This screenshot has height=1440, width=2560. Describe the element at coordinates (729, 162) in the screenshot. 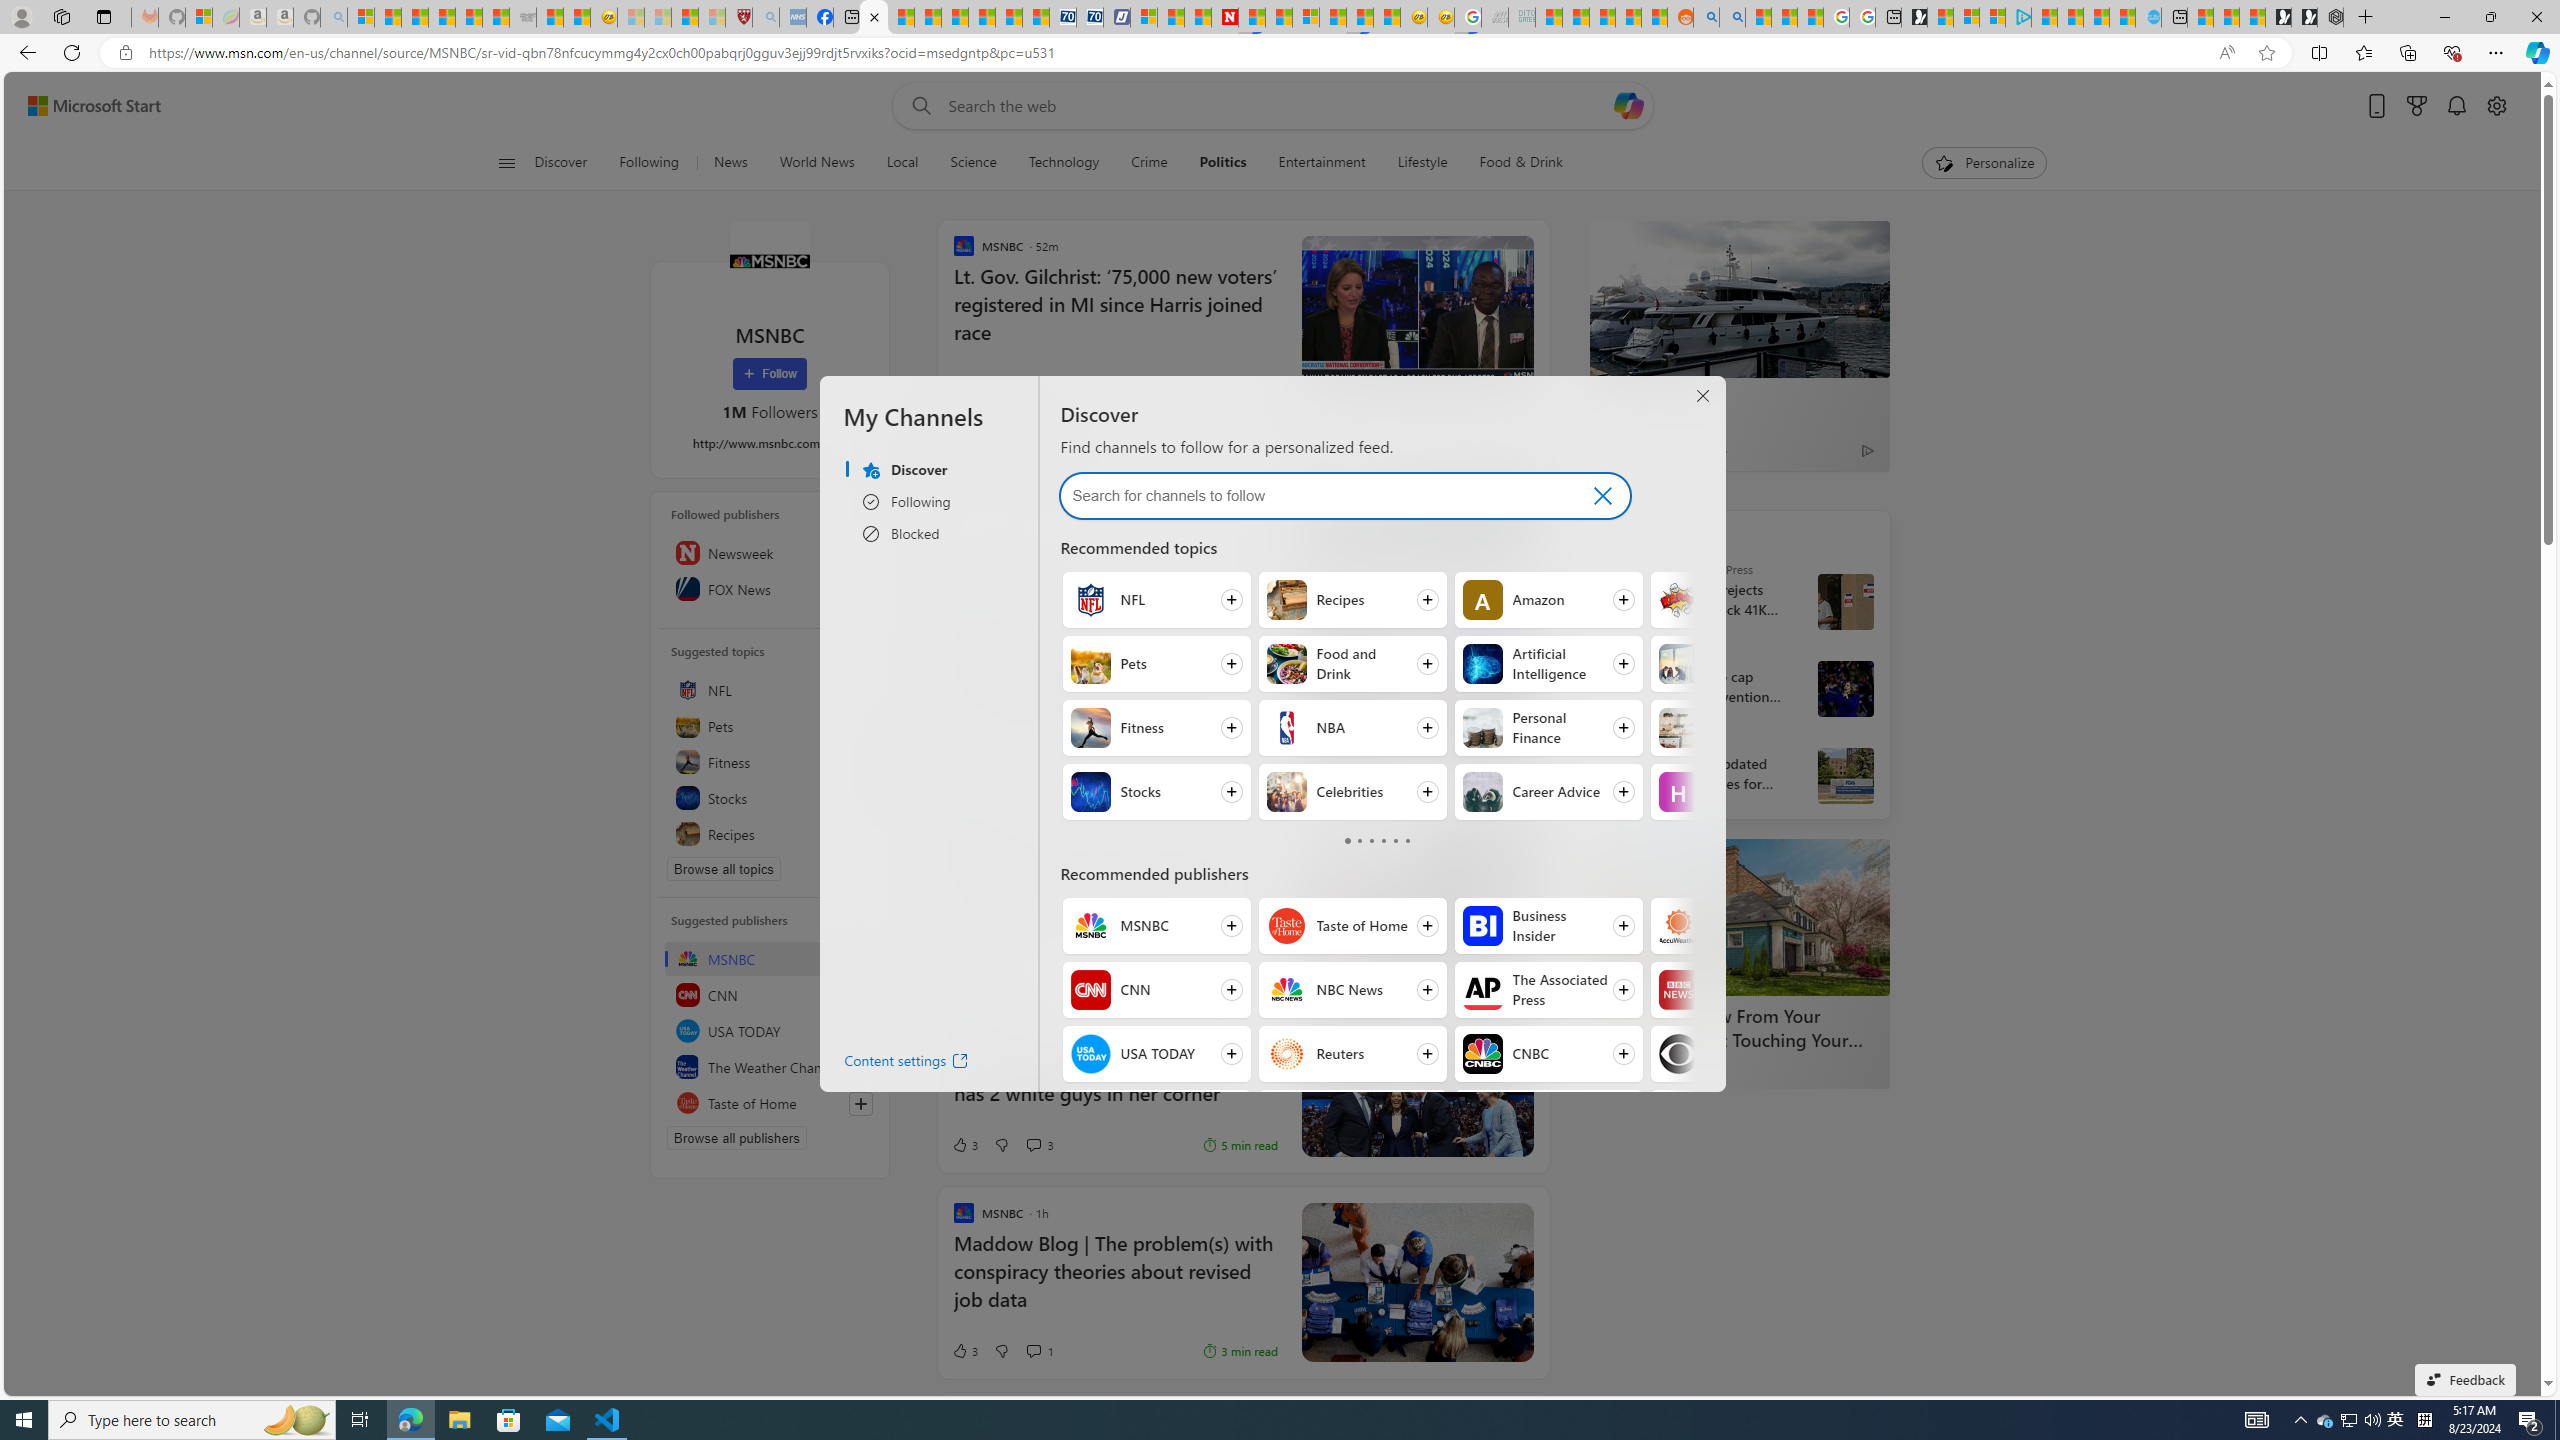

I see `'News'` at that location.